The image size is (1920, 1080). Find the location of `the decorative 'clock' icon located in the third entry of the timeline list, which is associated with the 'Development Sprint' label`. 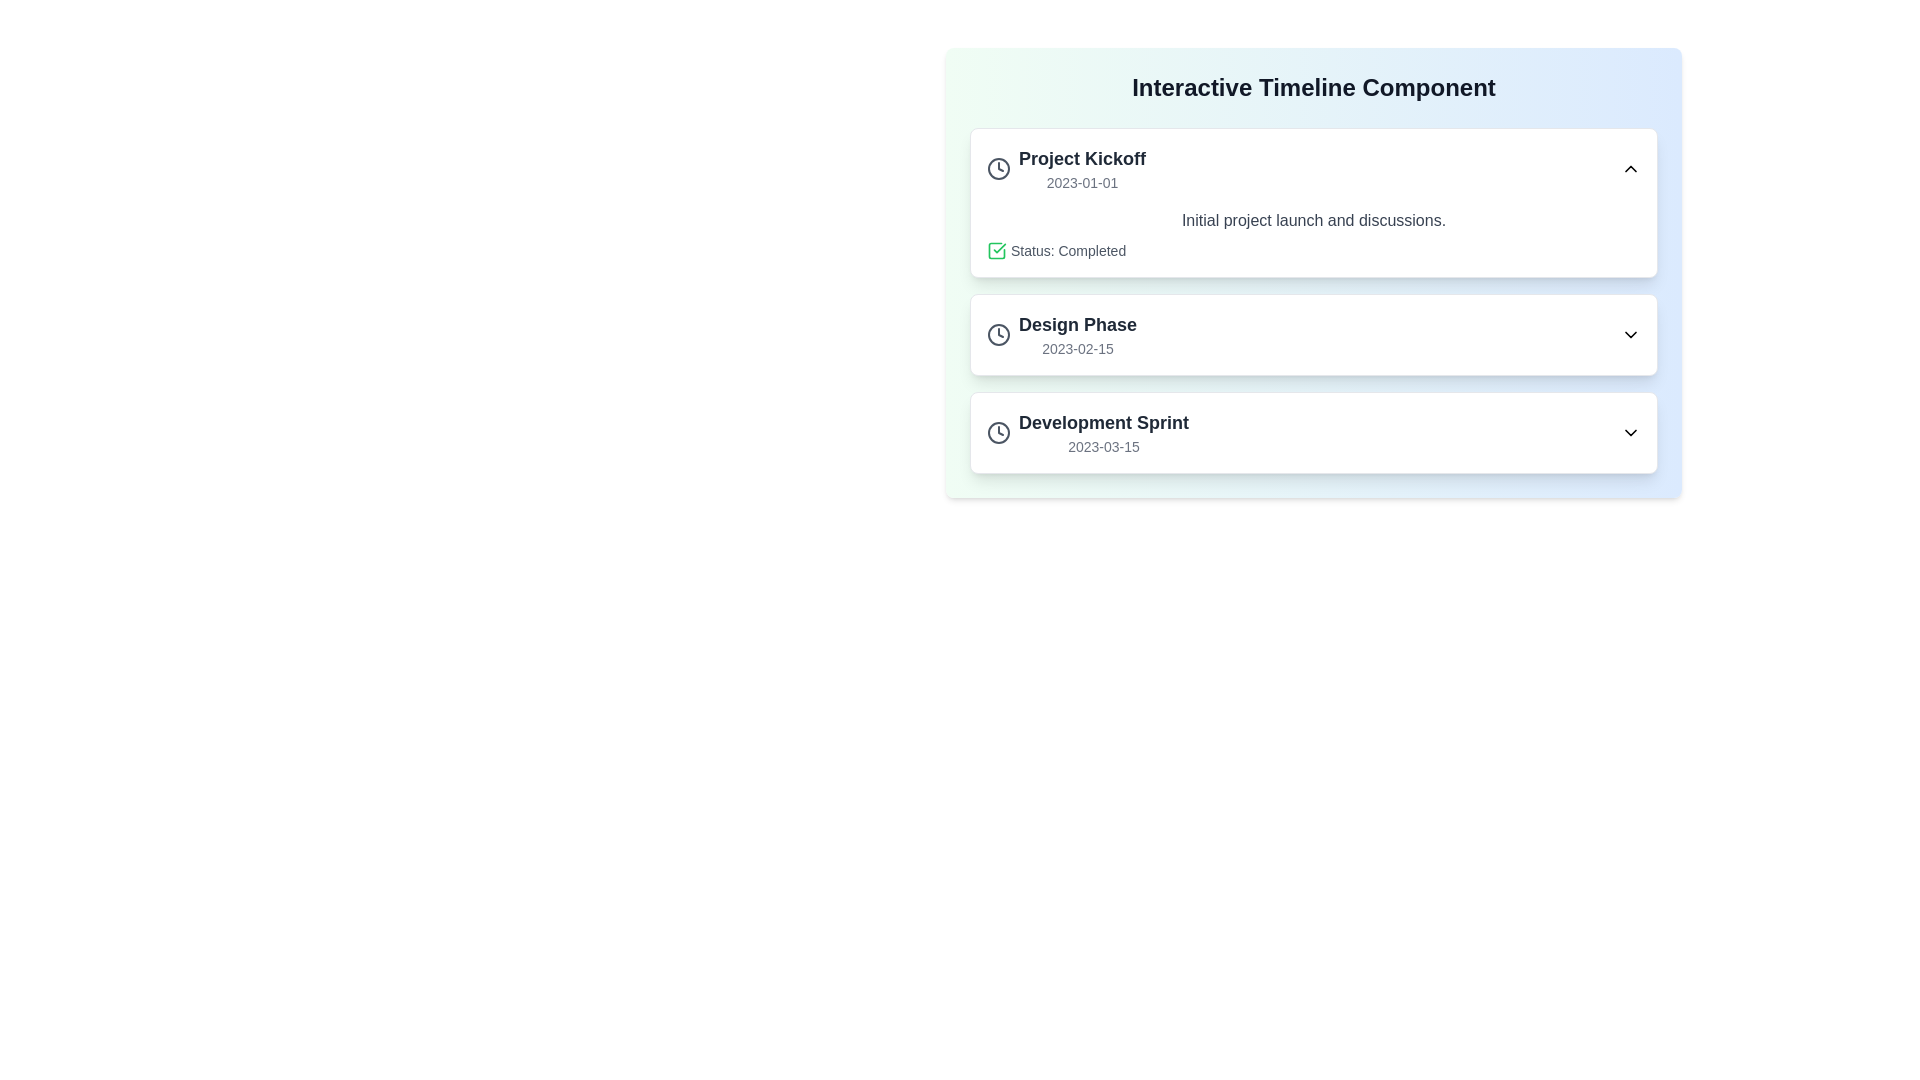

the decorative 'clock' icon located in the third entry of the timeline list, which is associated with the 'Development Sprint' label is located at coordinates (998, 431).